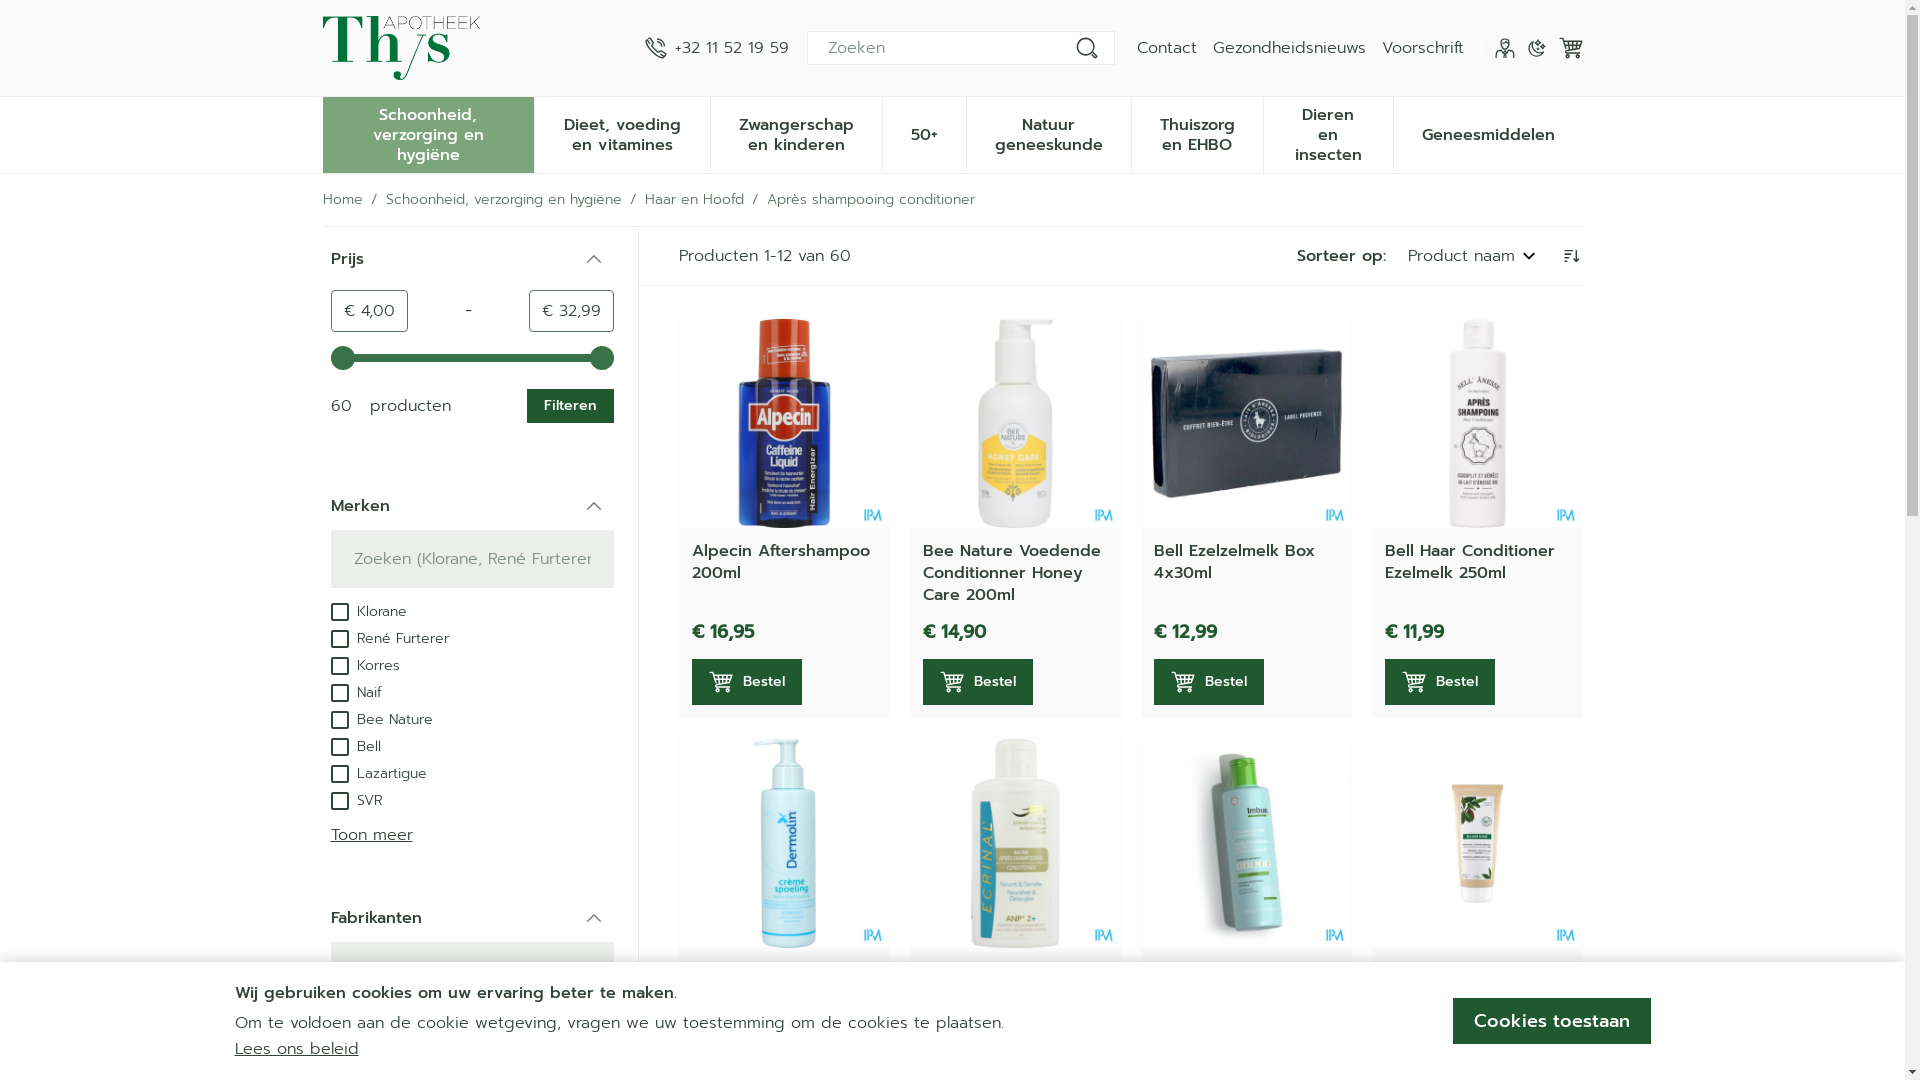 This screenshot has height=1080, width=1920. I want to click on 'Bell', so click(355, 745).